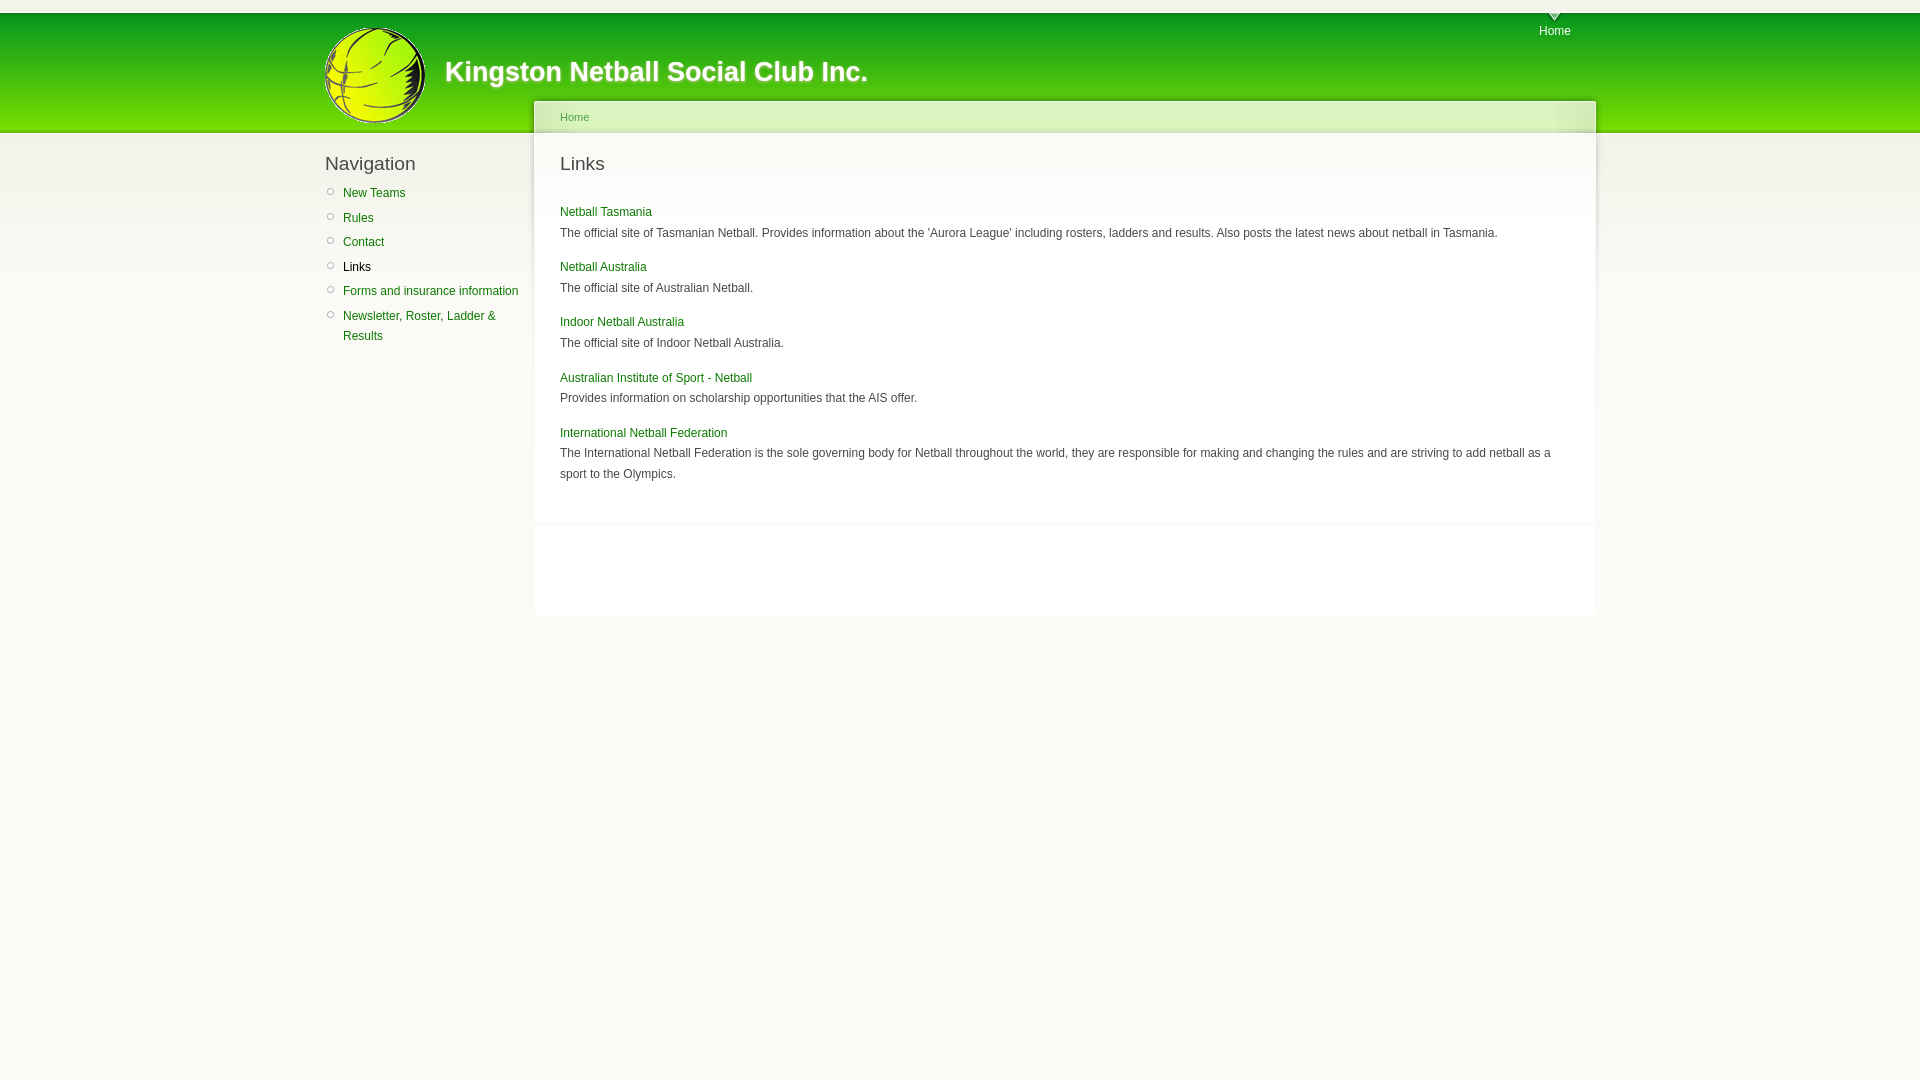 The height and width of the screenshot is (1080, 1920). What do you see at coordinates (604, 212) in the screenshot?
I see `'Netball Tasmania'` at bounding box center [604, 212].